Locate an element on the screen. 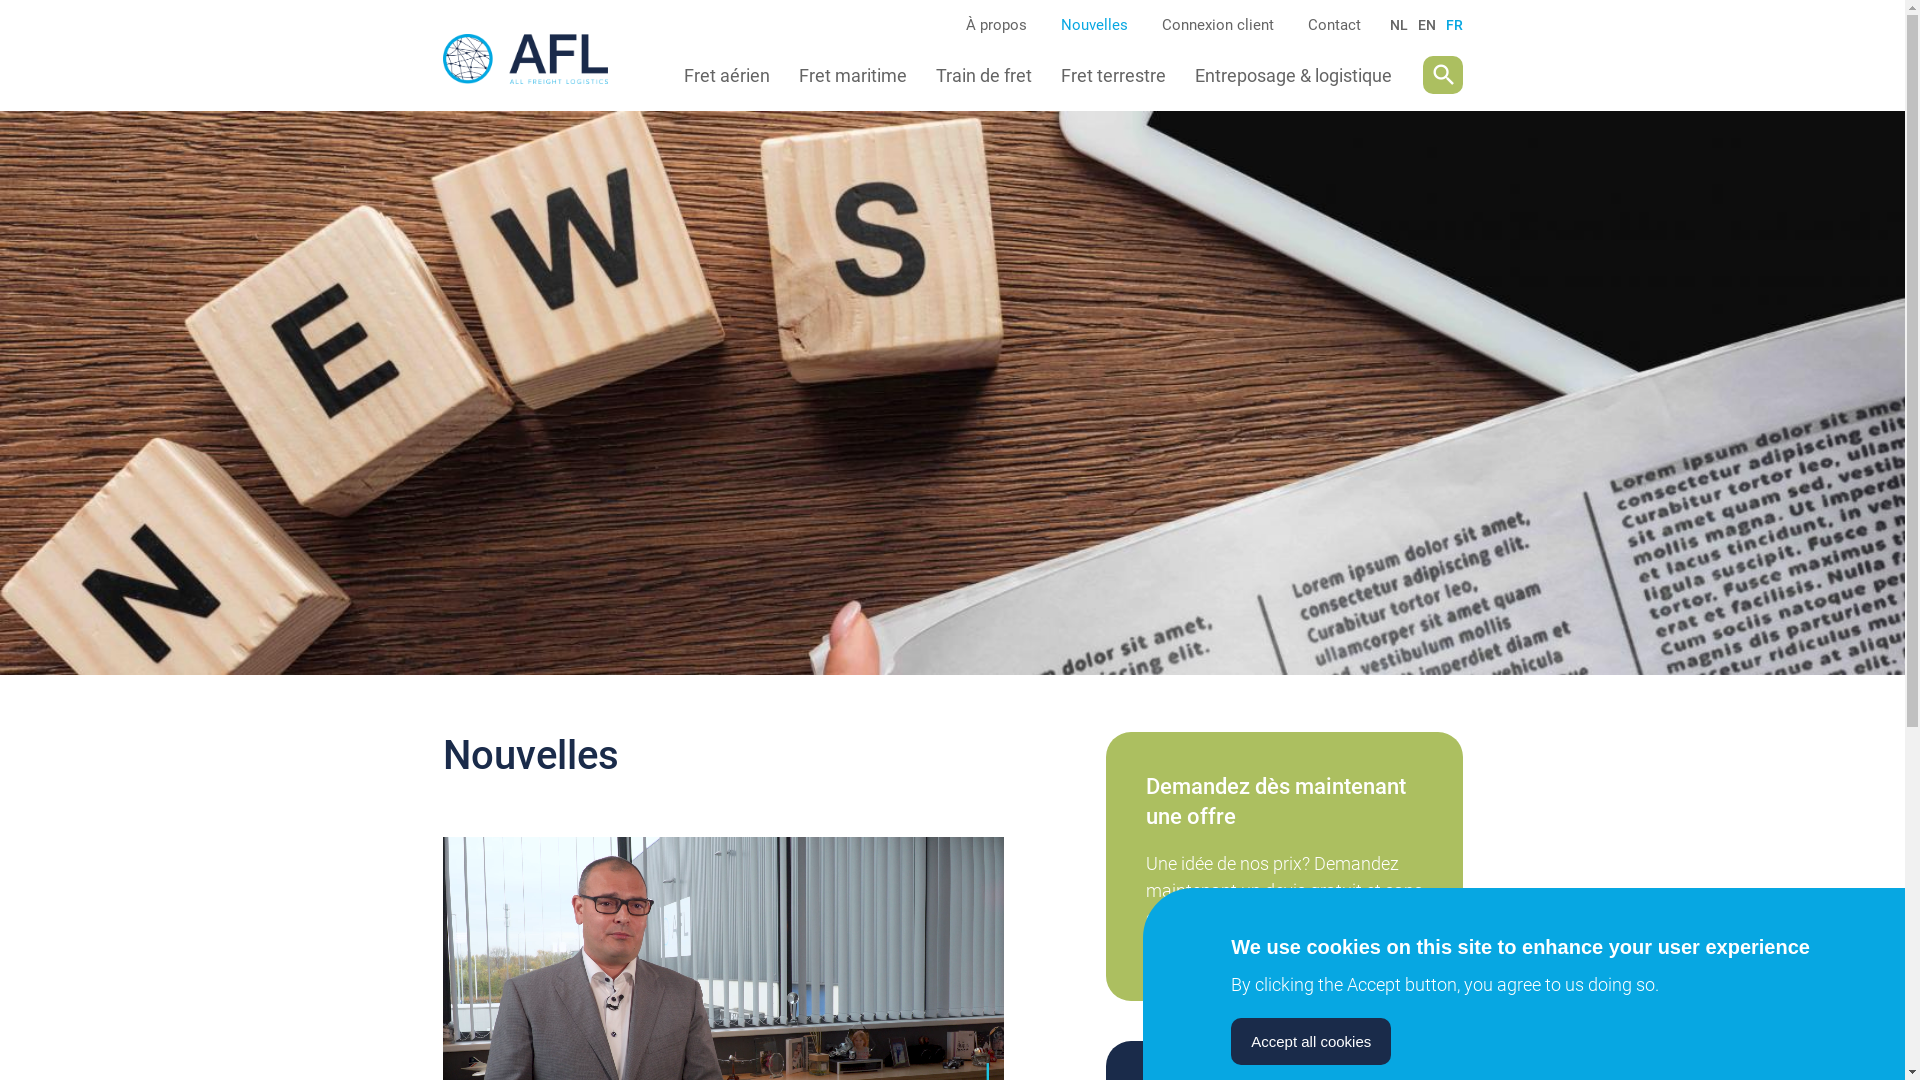 This screenshot has width=1920, height=1080. 'offre' is located at coordinates (1284, 865).